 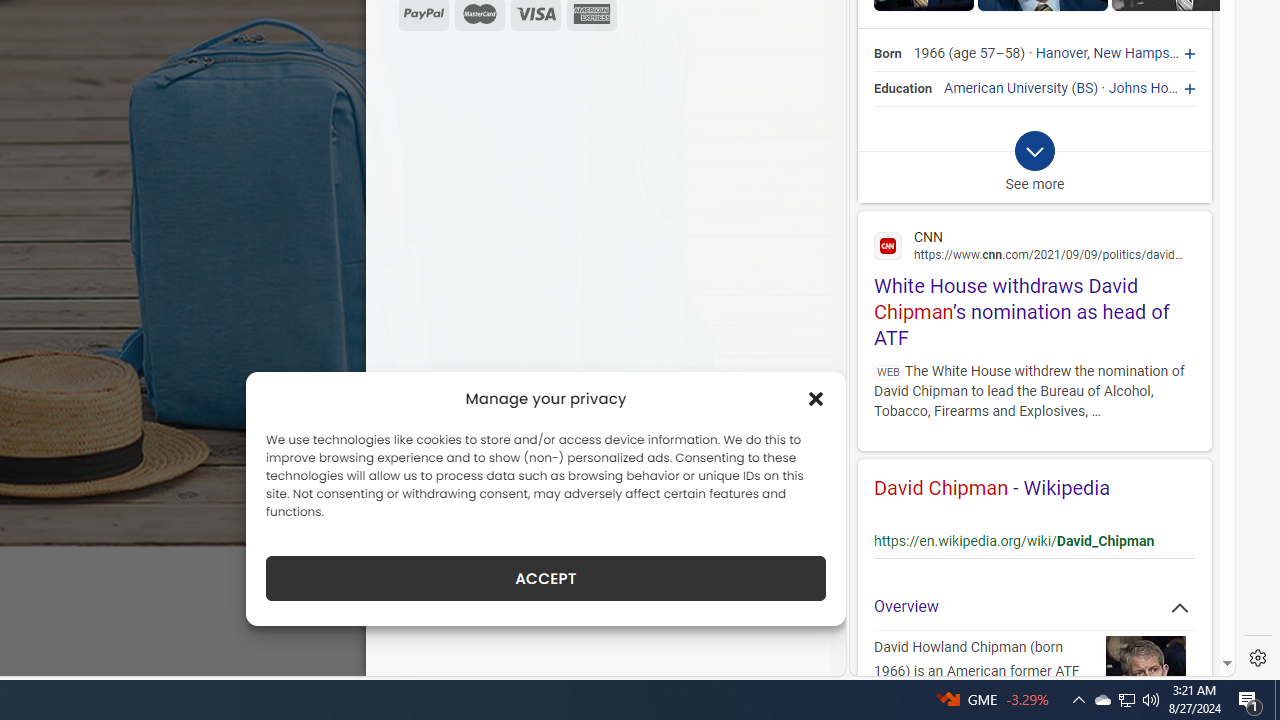 What do you see at coordinates (1084, 87) in the screenshot?
I see `'BS'` at bounding box center [1084, 87].